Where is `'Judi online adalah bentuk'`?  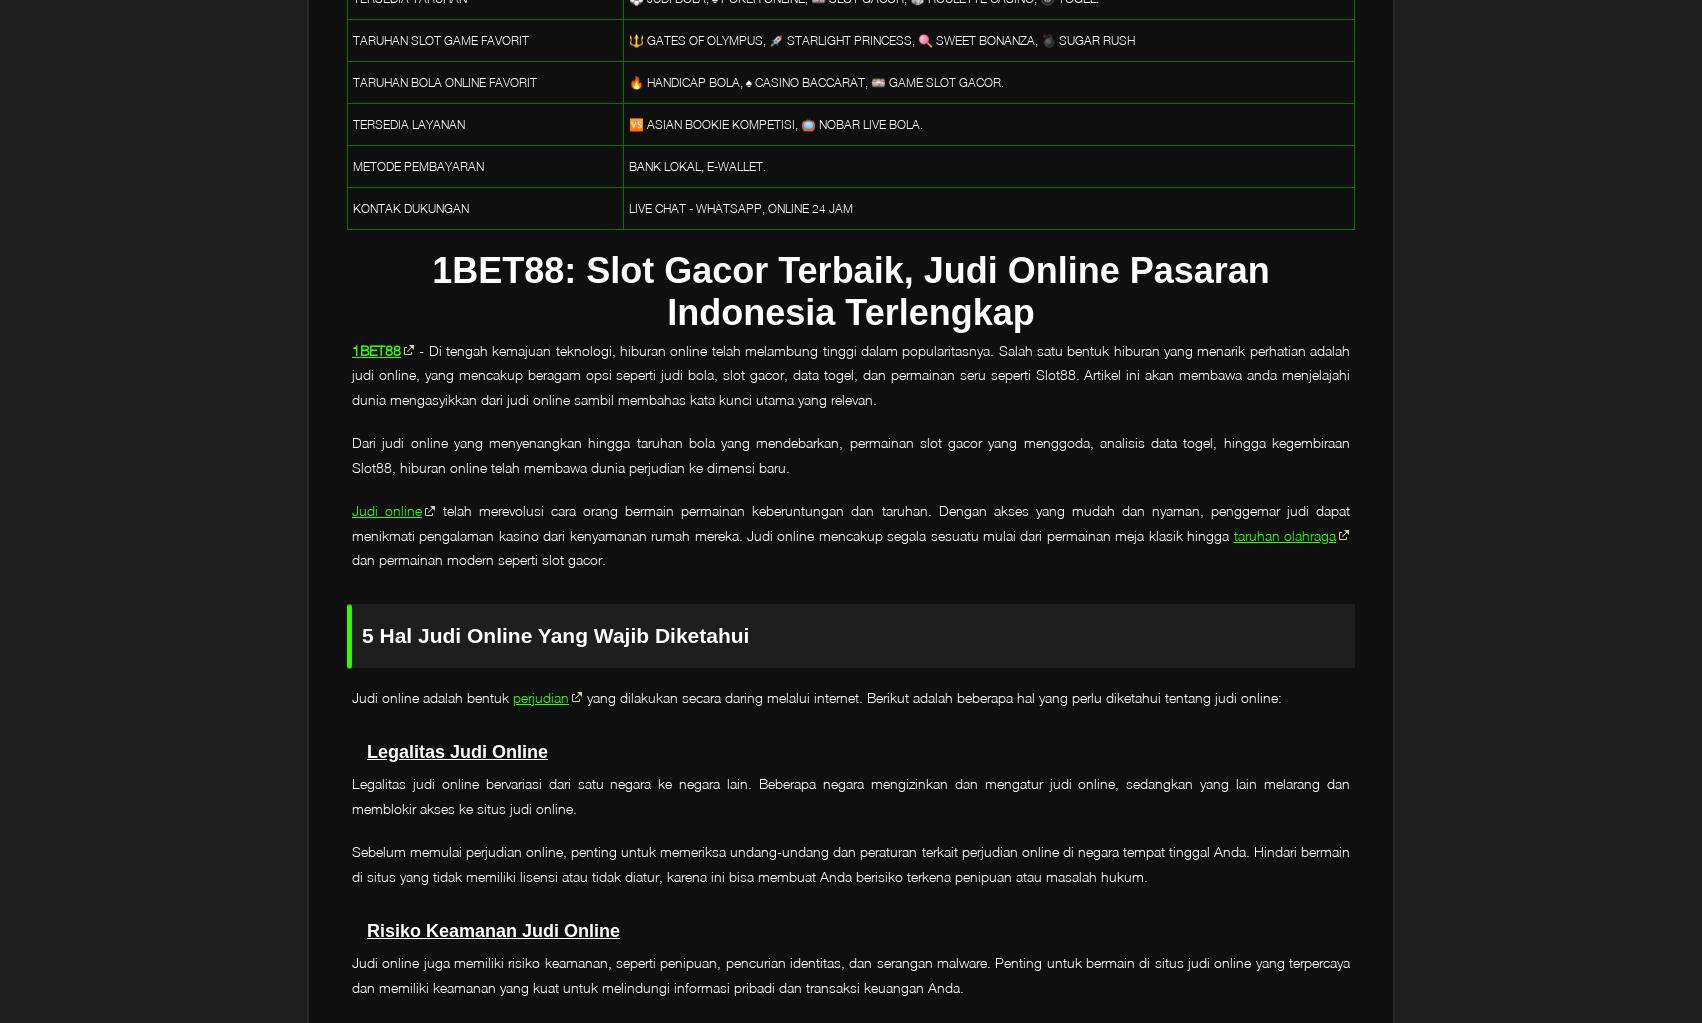 'Judi online adalah bentuk' is located at coordinates (351, 695).